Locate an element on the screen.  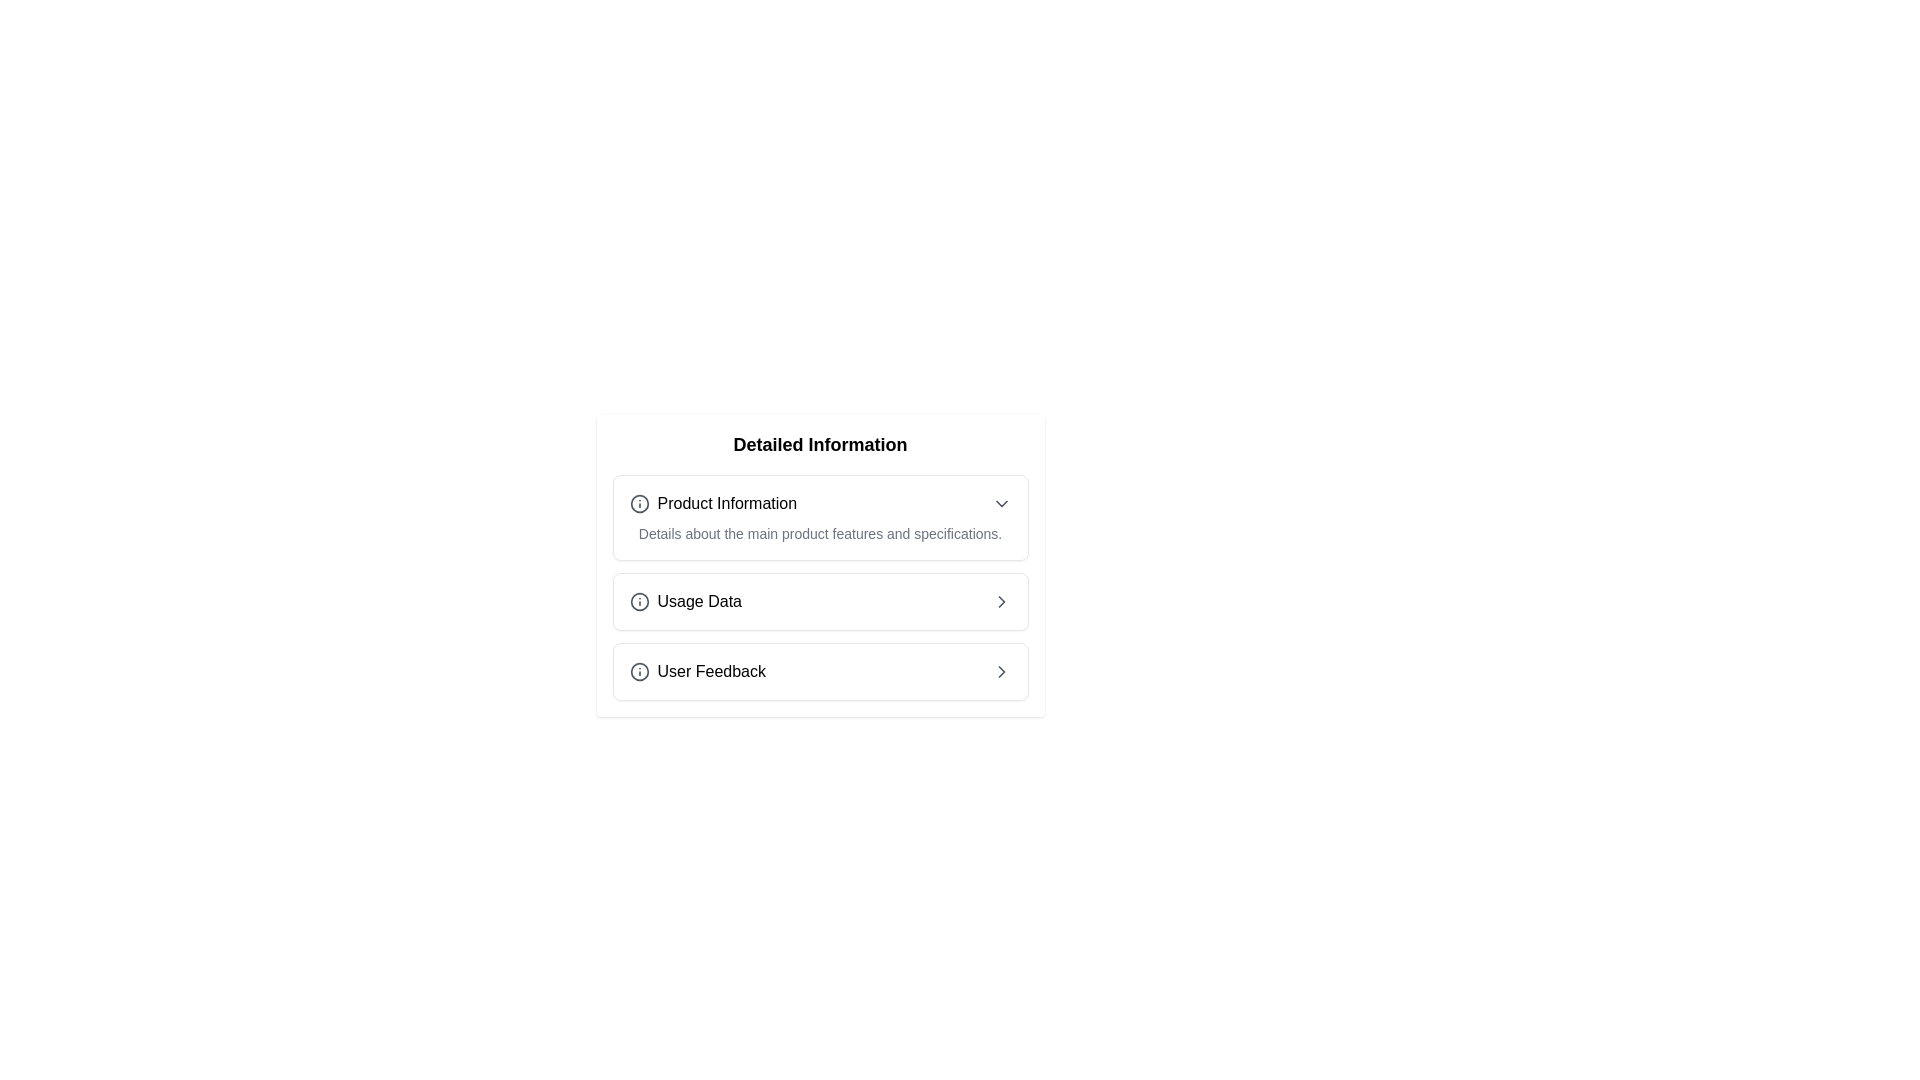
the navigational link for usage insights located under the 'Detailed Information' section, positioned between 'Product Information' and 'User Feedback' is located at coordinates (685, 600).